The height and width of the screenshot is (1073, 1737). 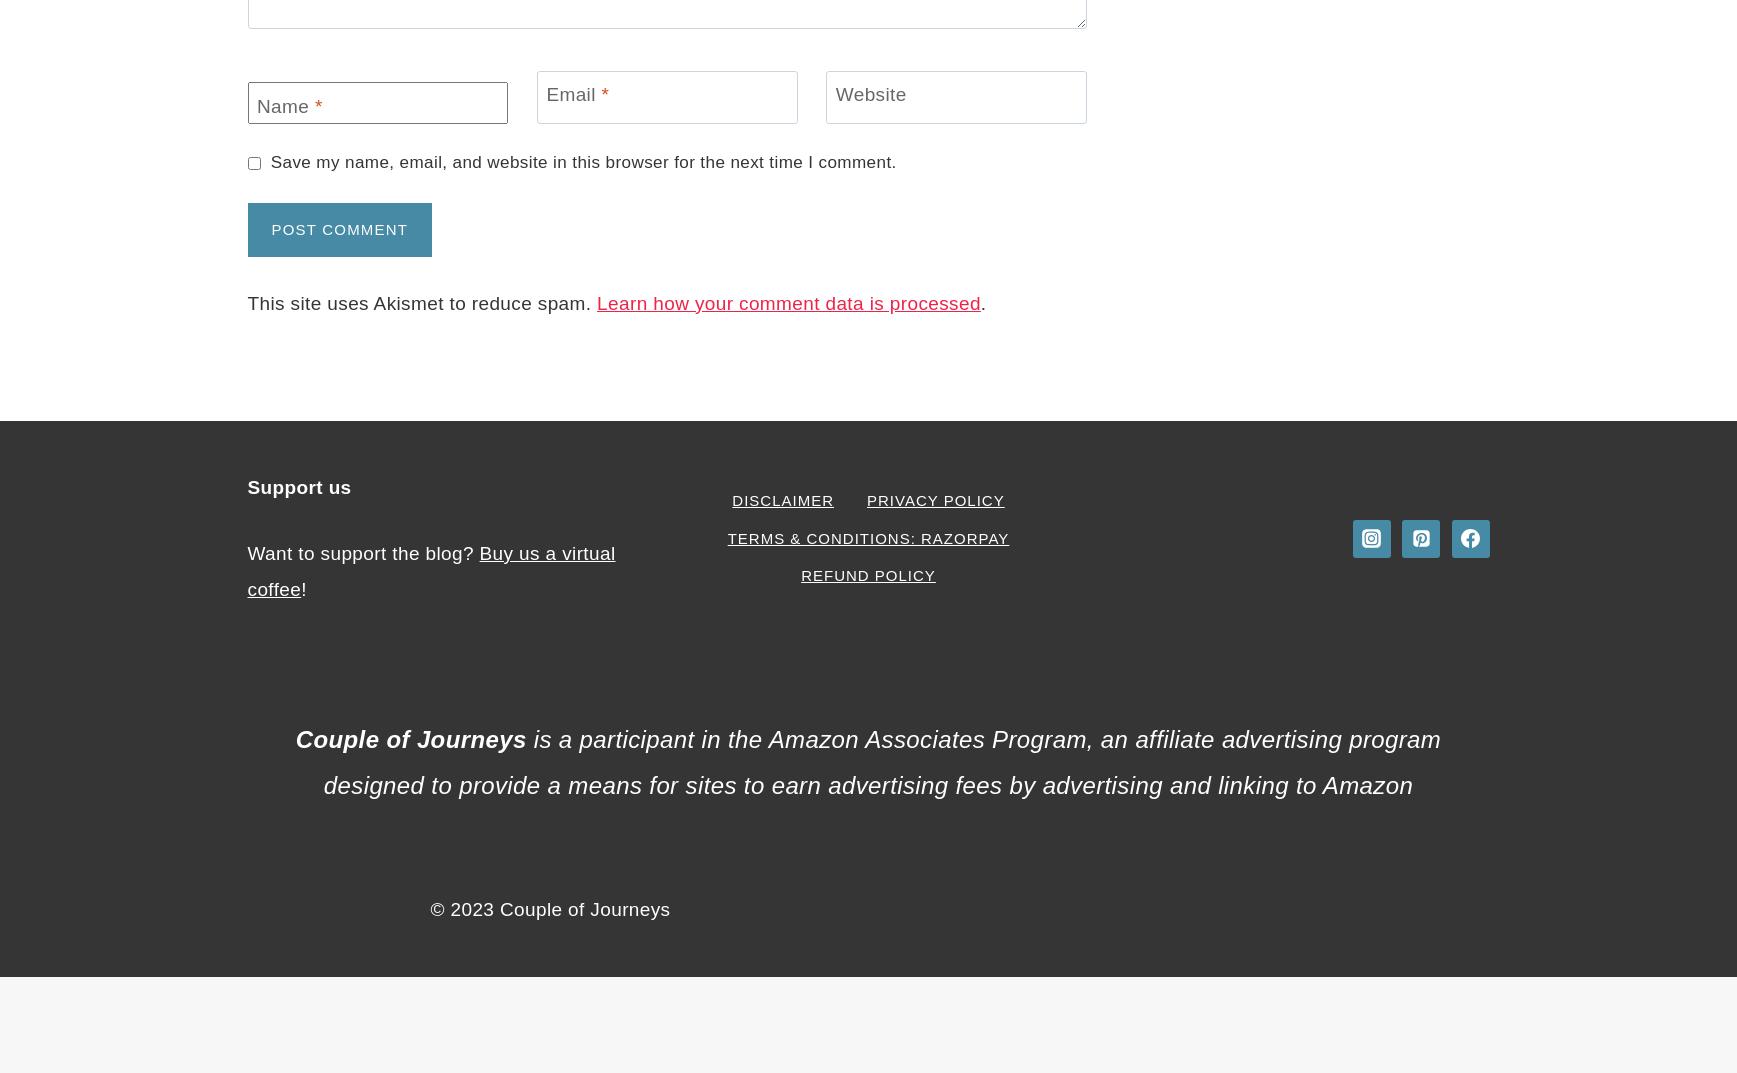 What do you see at coordinates (362, 552) in the screenshot?
I see `'Want to support the blog?'` at bounding box center [362, 552].